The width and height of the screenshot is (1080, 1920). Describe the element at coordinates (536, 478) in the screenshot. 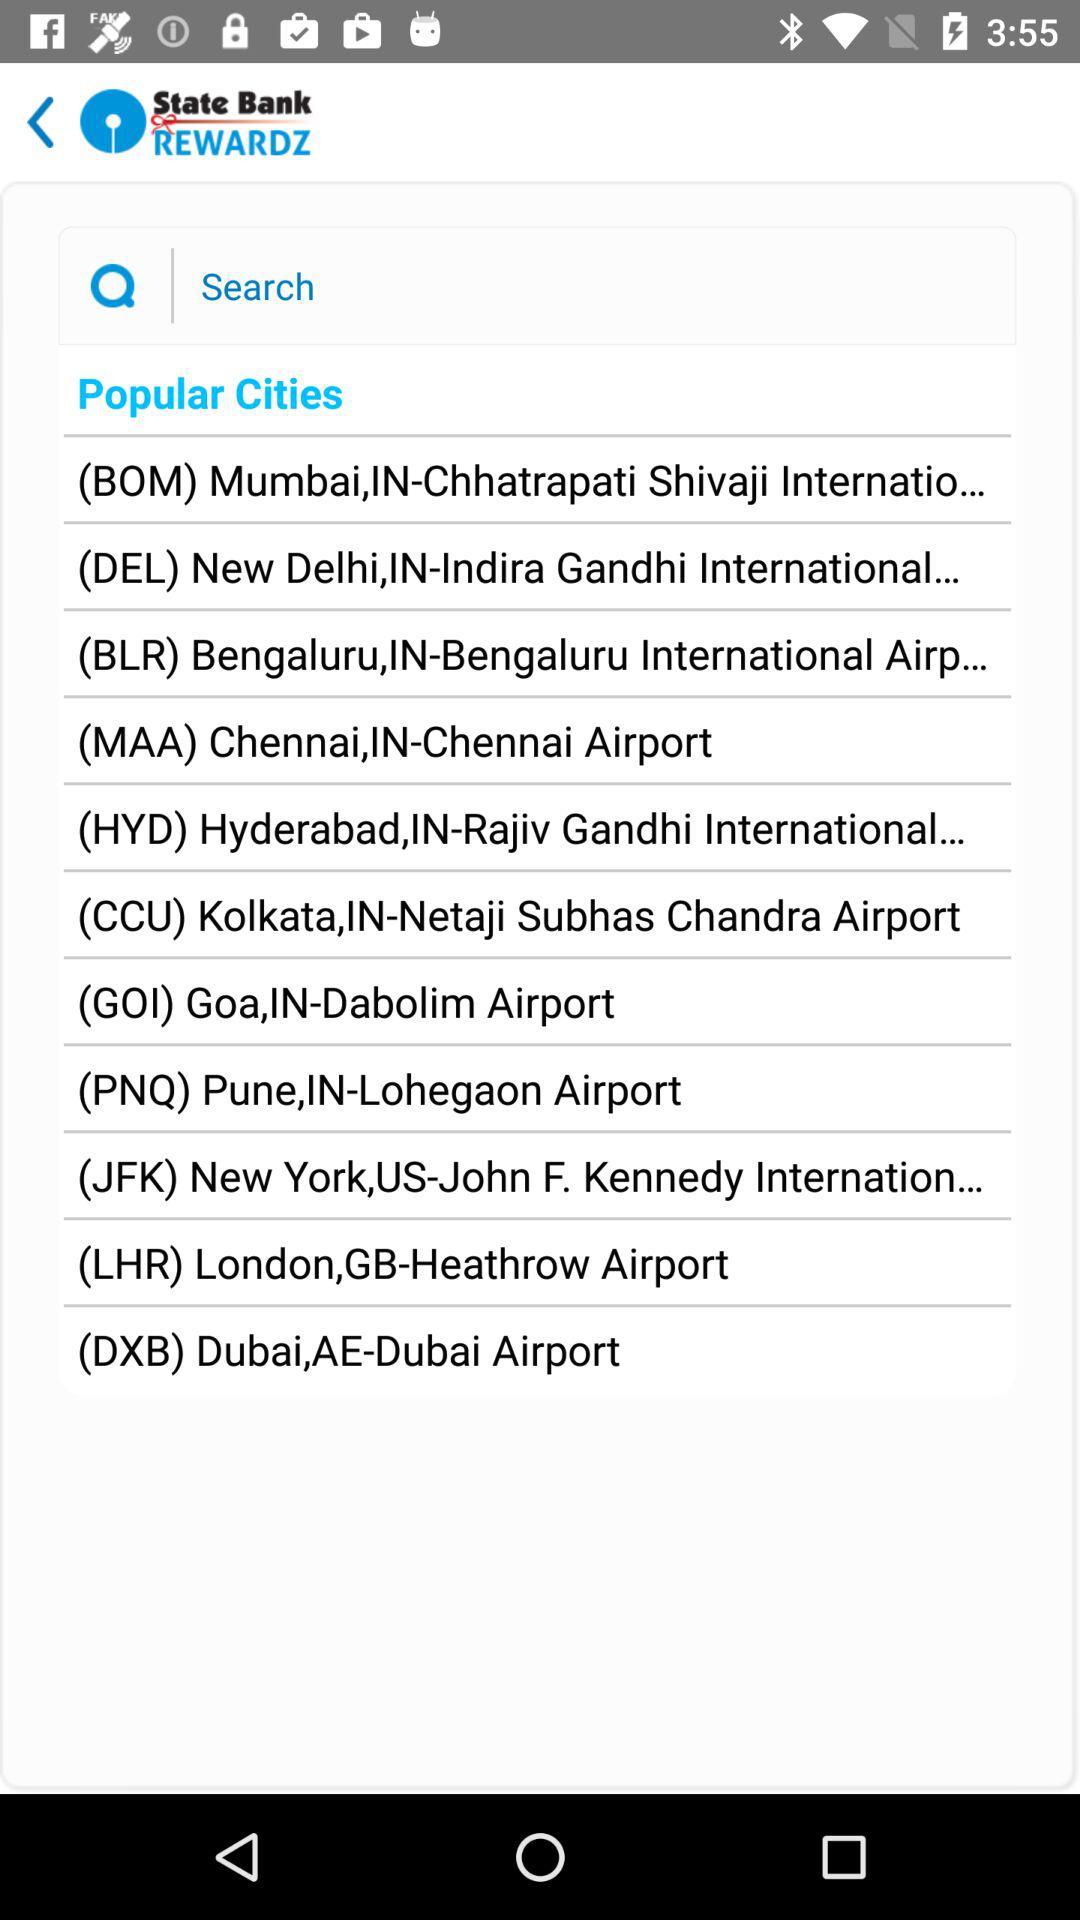

I see `icon above del new delhi icon` at that location.